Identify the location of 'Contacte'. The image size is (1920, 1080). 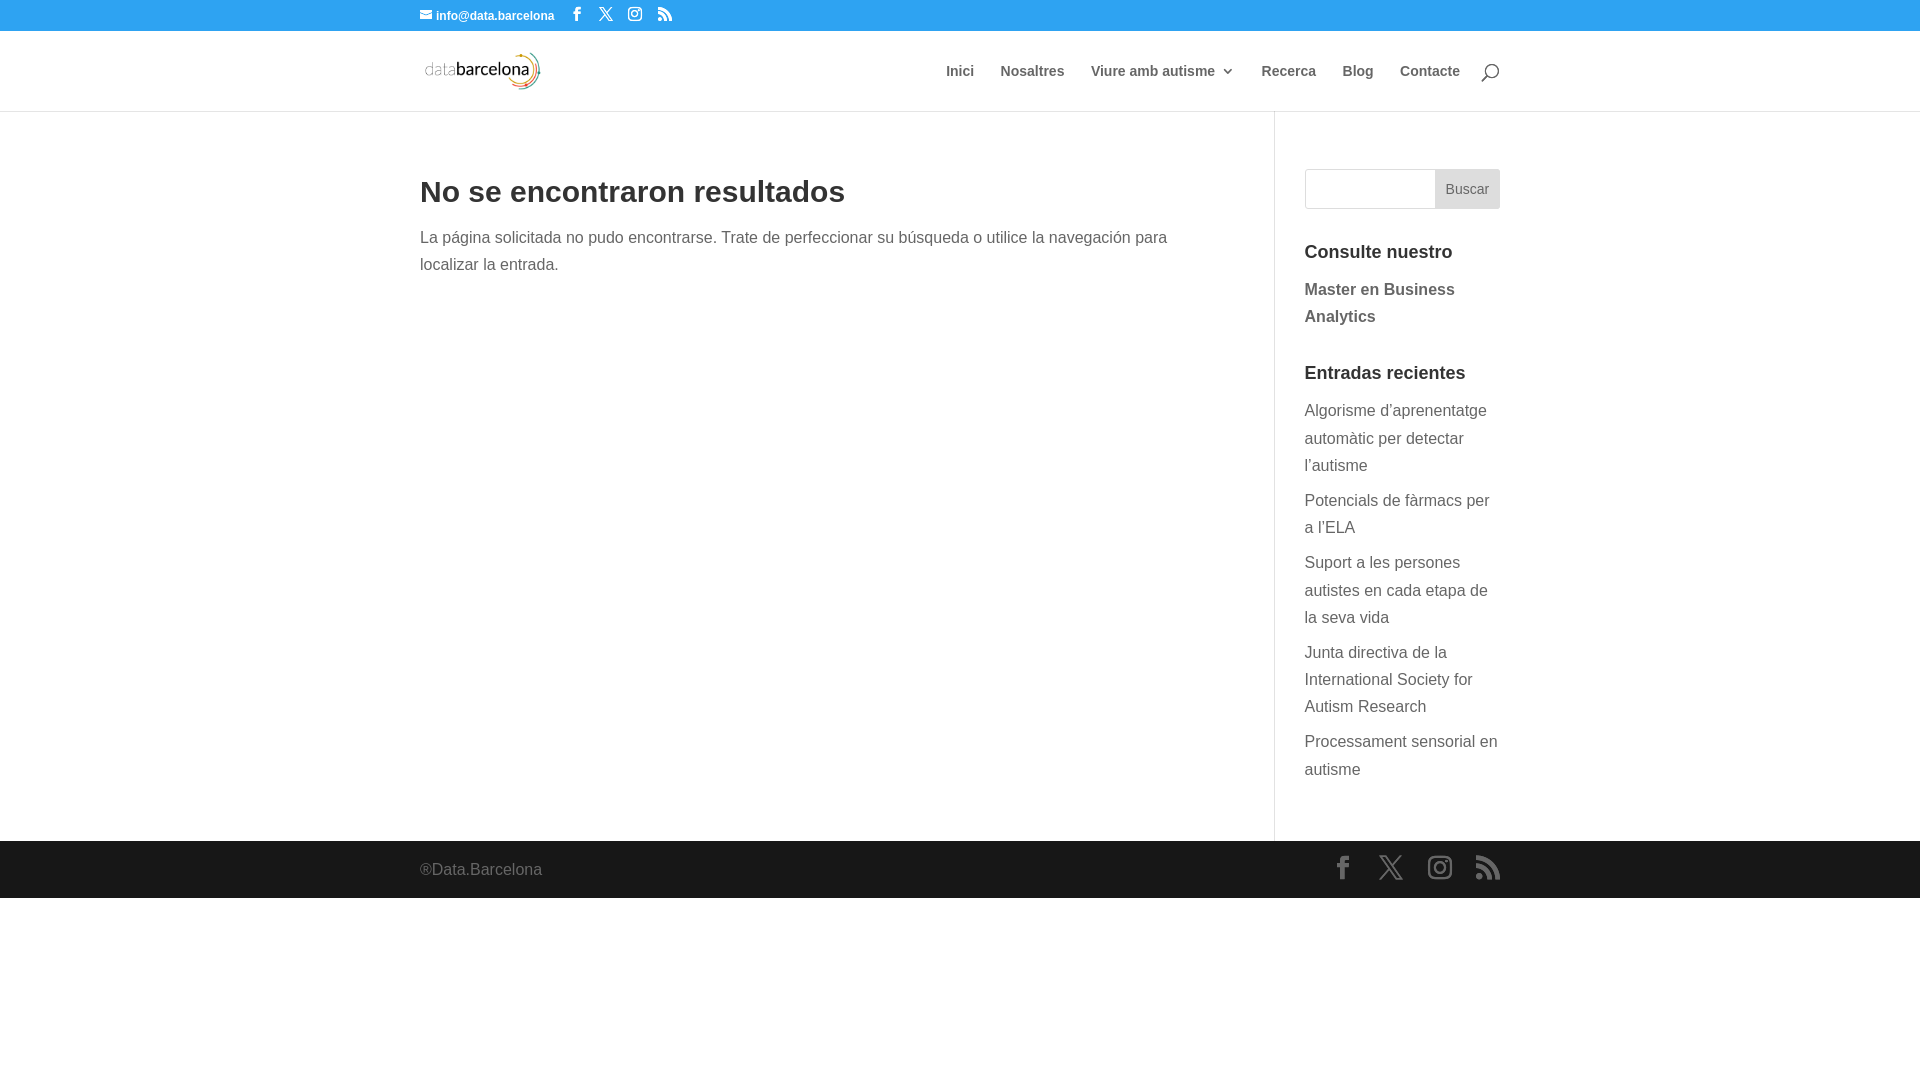
(1399, 86).